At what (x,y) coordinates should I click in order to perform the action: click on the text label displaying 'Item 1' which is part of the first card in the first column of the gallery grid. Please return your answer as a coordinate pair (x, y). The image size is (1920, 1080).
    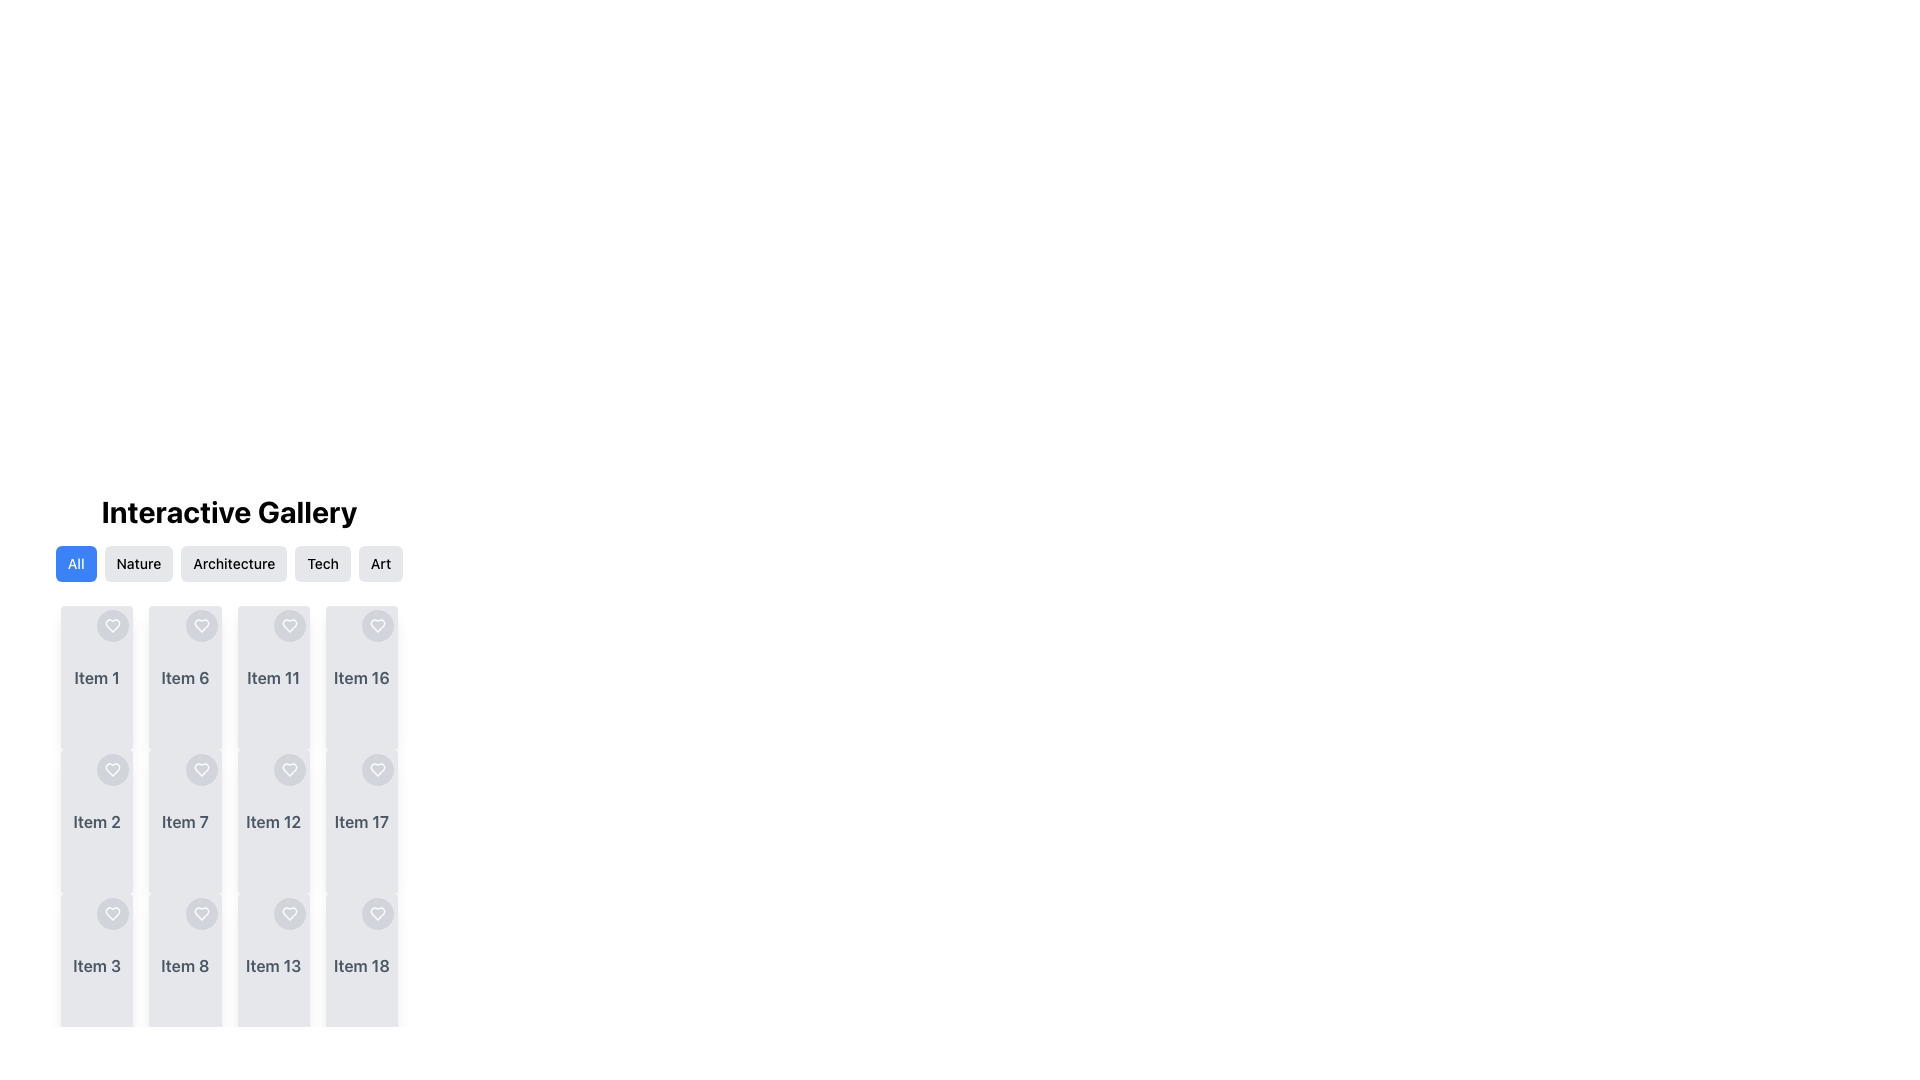
    Looking at the image, I should click on (96, 677).